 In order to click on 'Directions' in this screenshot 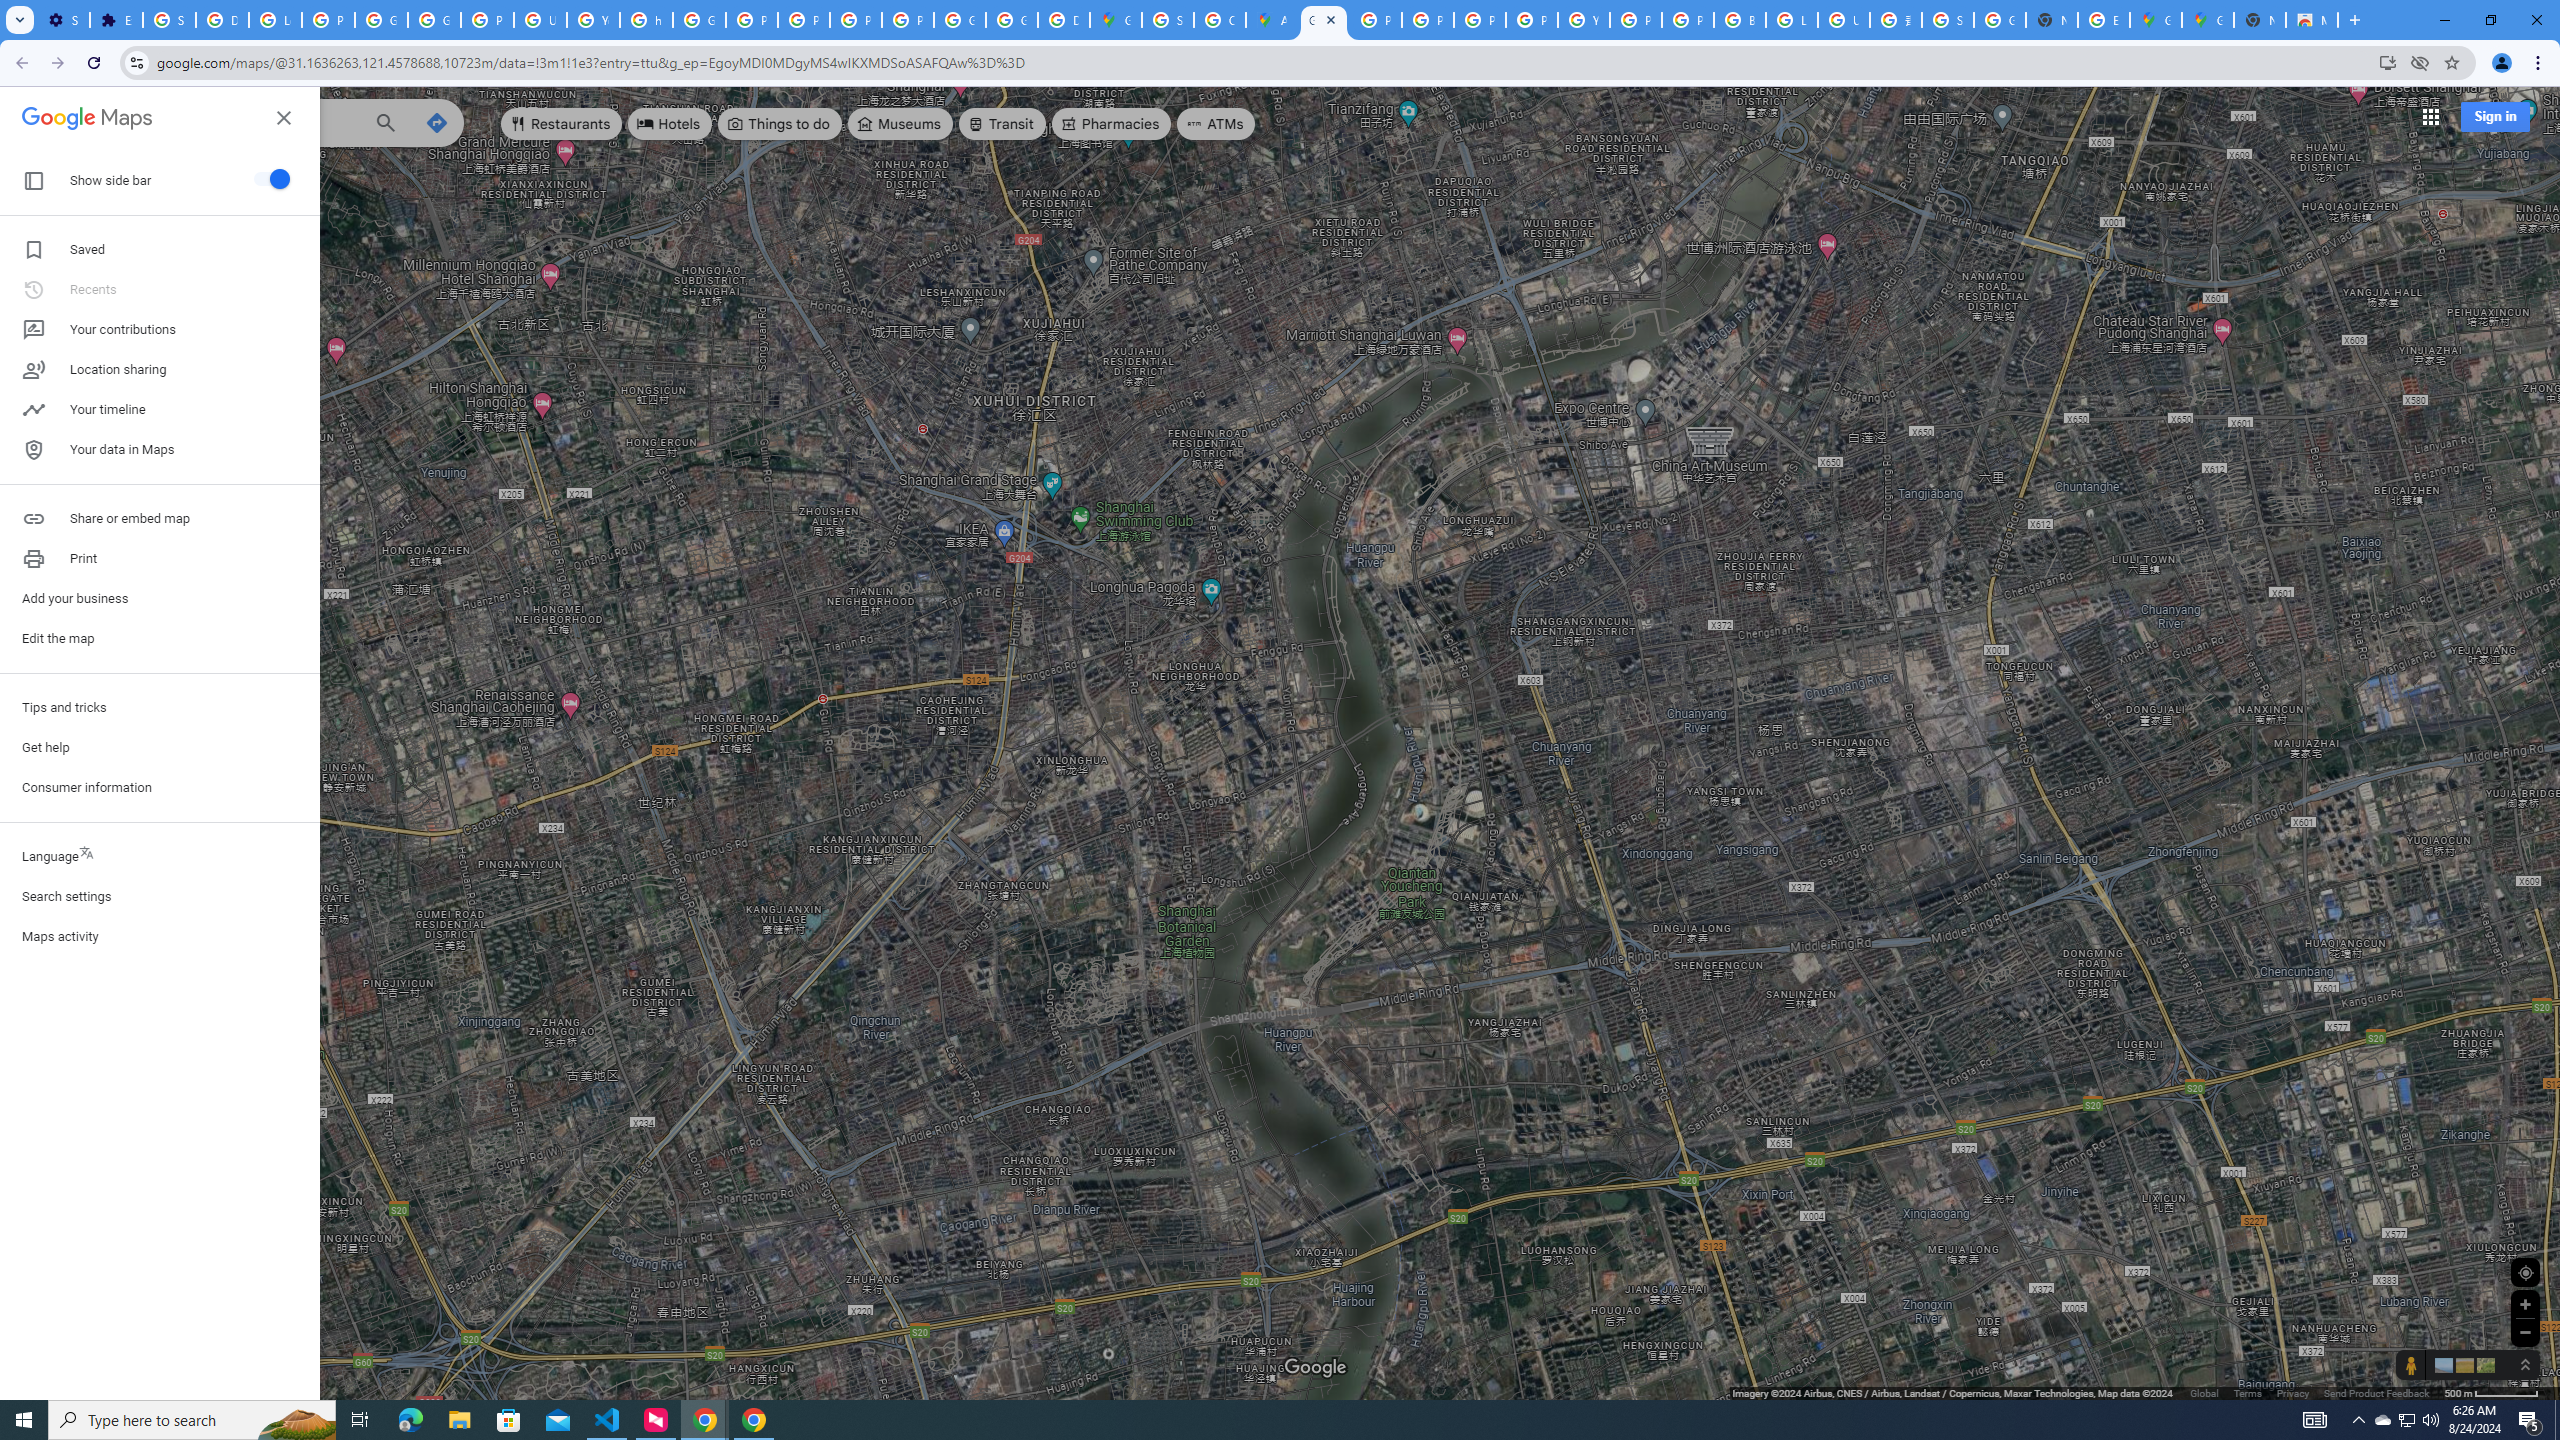, I will do `click(436, 122)`.